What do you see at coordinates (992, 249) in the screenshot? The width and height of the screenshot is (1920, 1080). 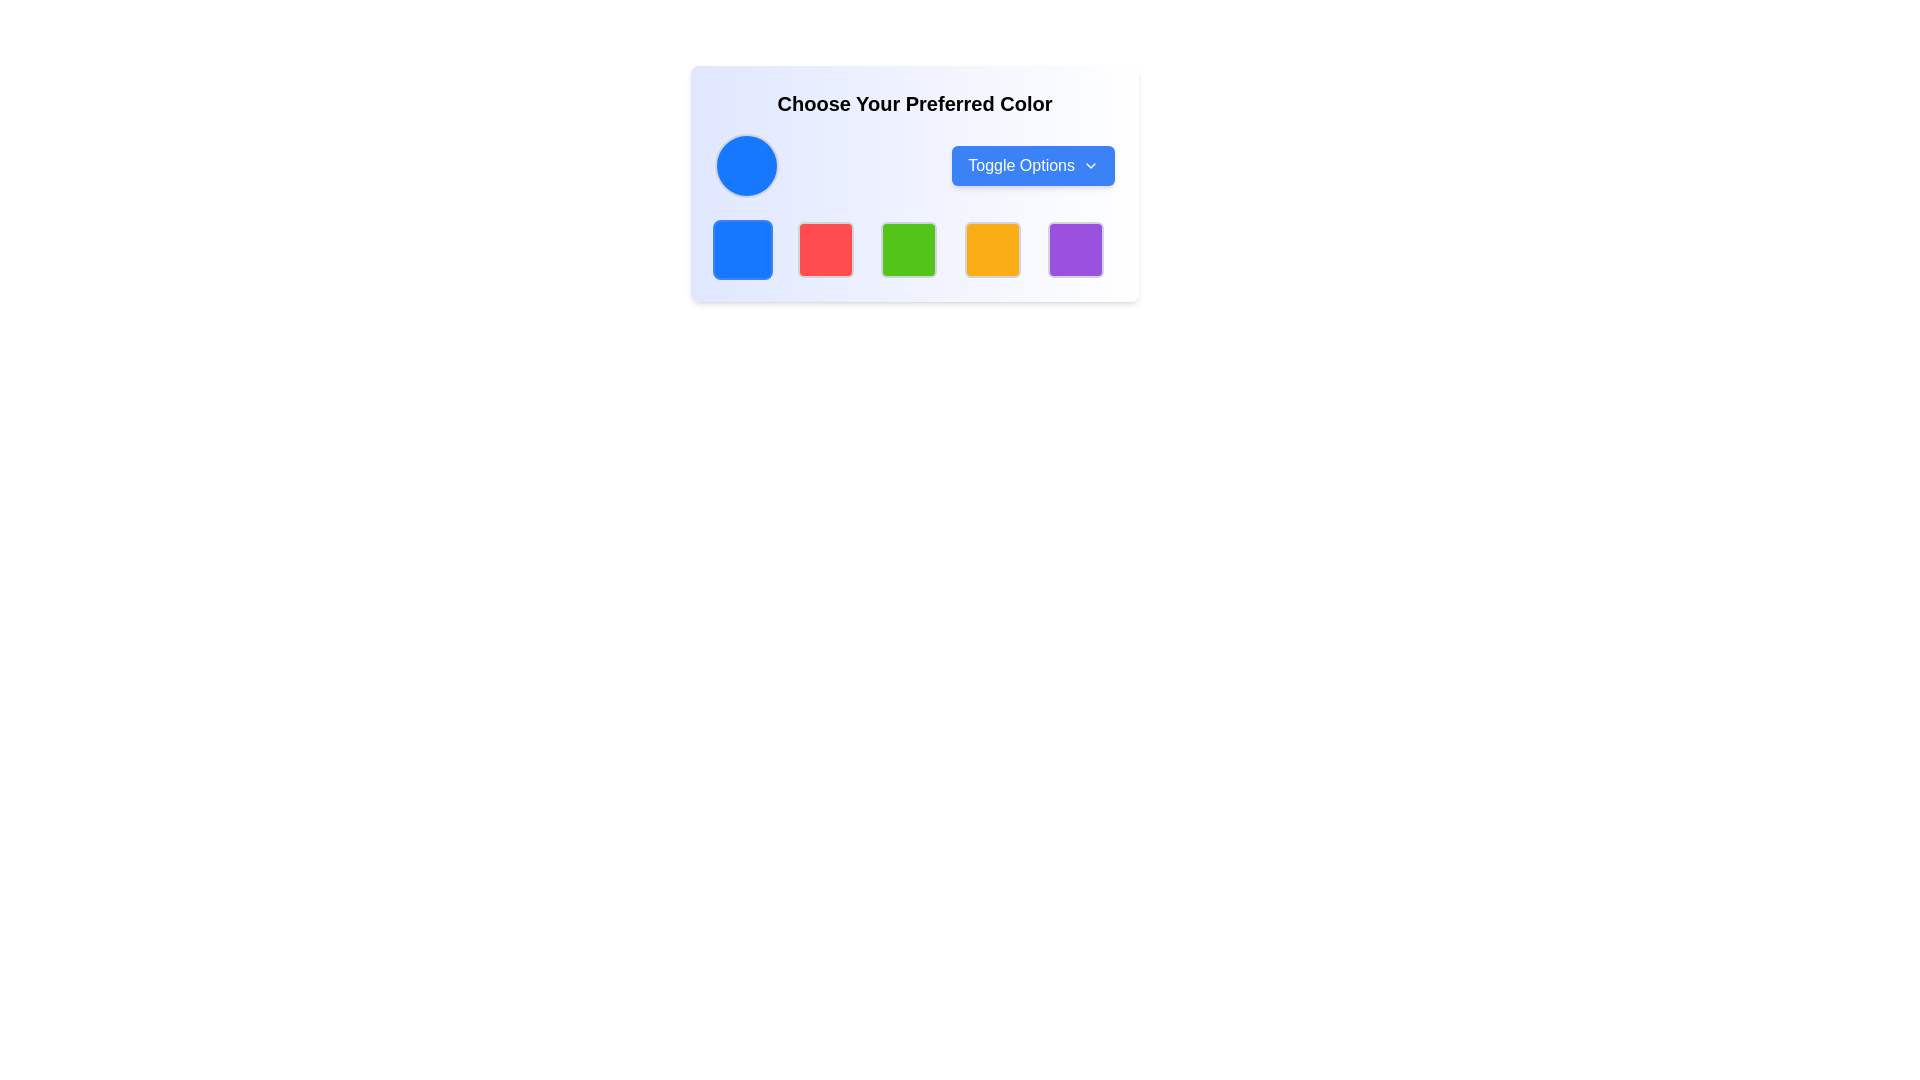 I see `the vibrant orange button with a gray border located in the center-right of the button grid` at bounding box center [992, 249].